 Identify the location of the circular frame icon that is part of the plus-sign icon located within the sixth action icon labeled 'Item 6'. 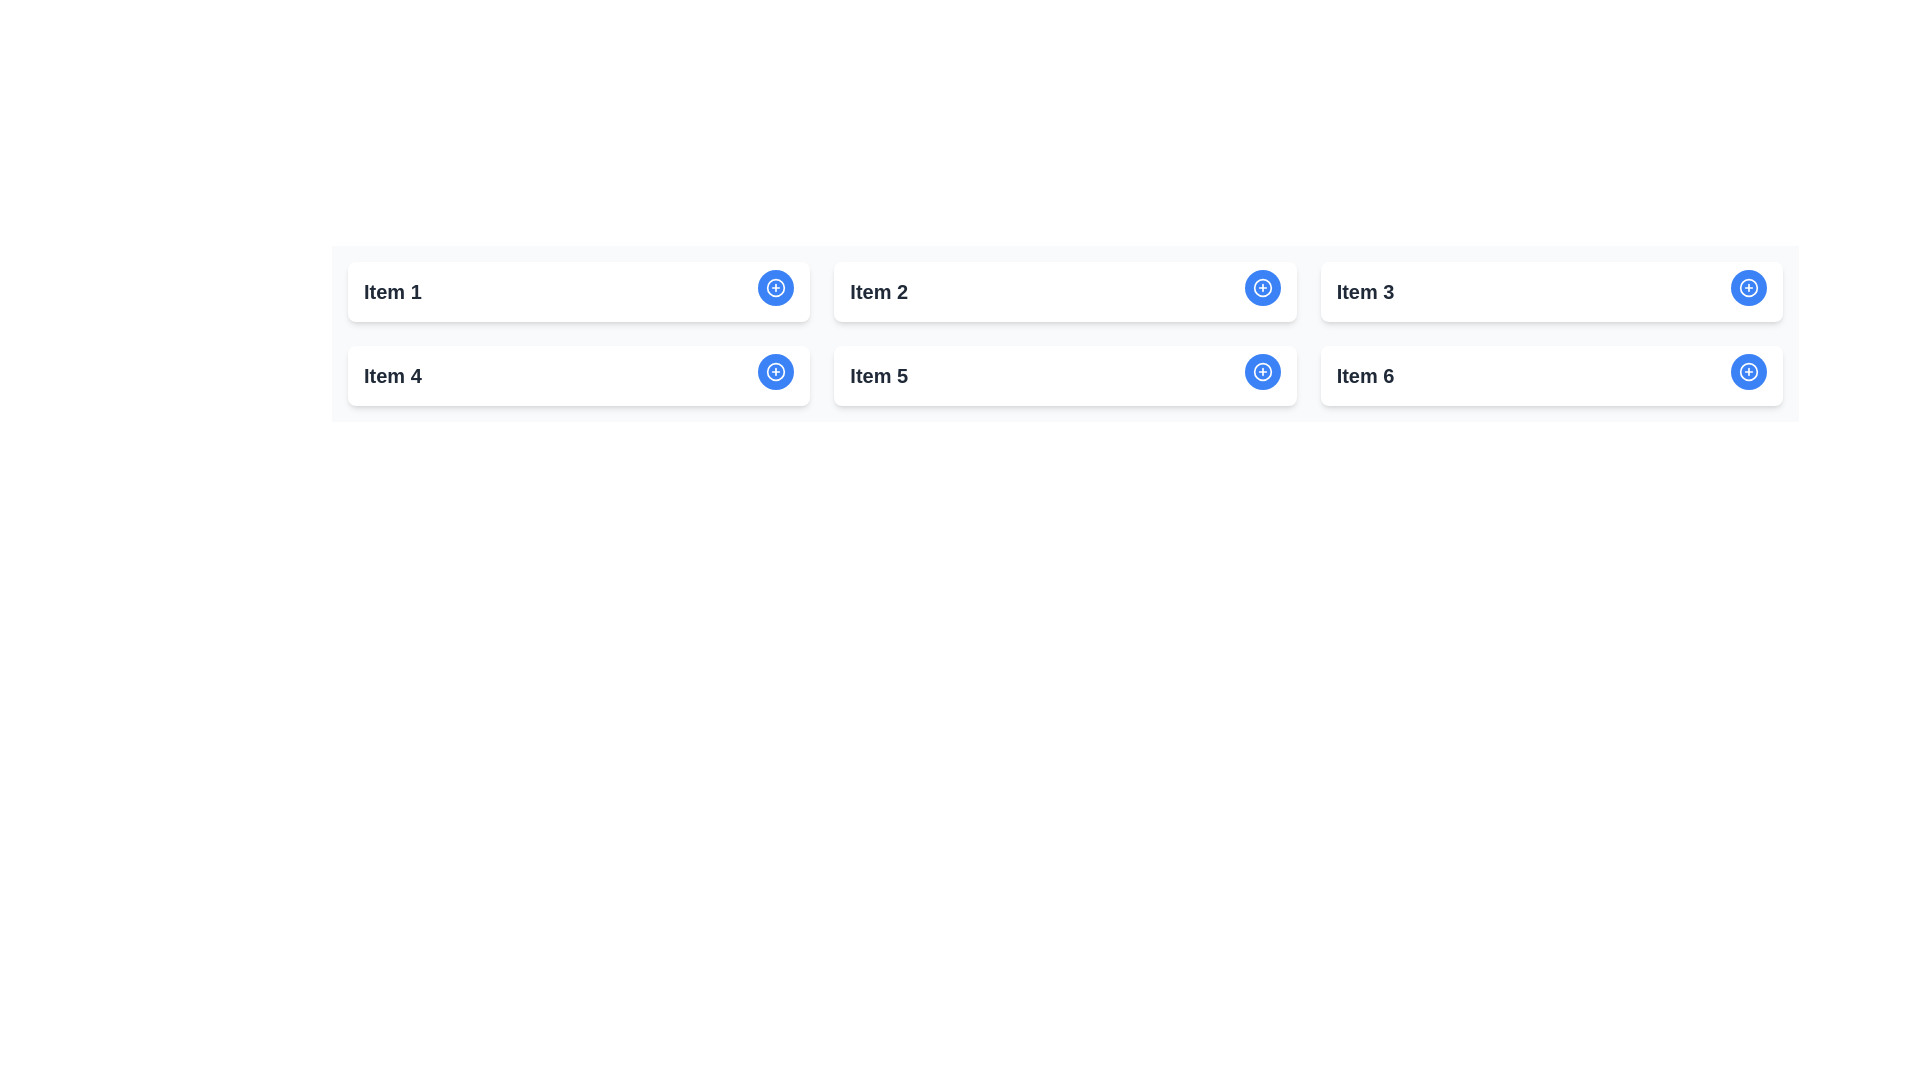
(1747, 371).